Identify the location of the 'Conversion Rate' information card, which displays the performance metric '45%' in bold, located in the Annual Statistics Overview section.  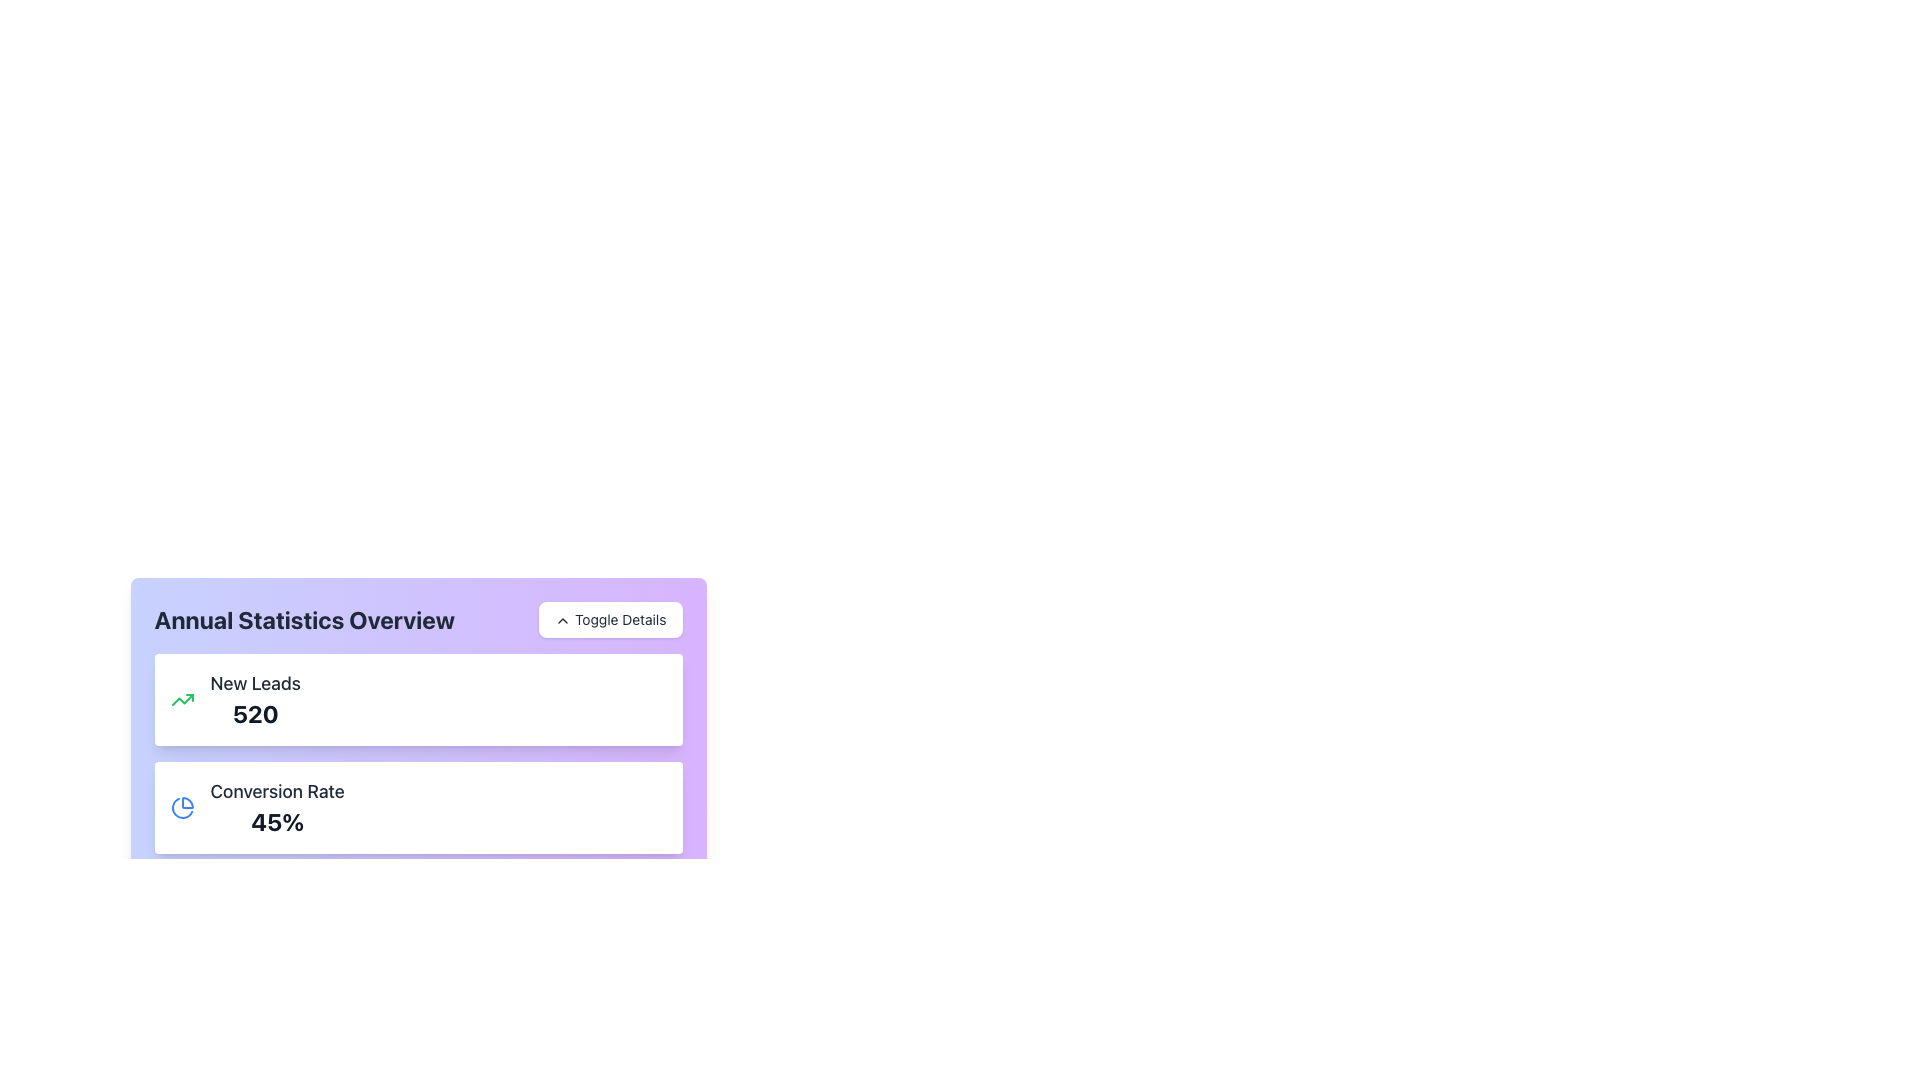
(417, 806).